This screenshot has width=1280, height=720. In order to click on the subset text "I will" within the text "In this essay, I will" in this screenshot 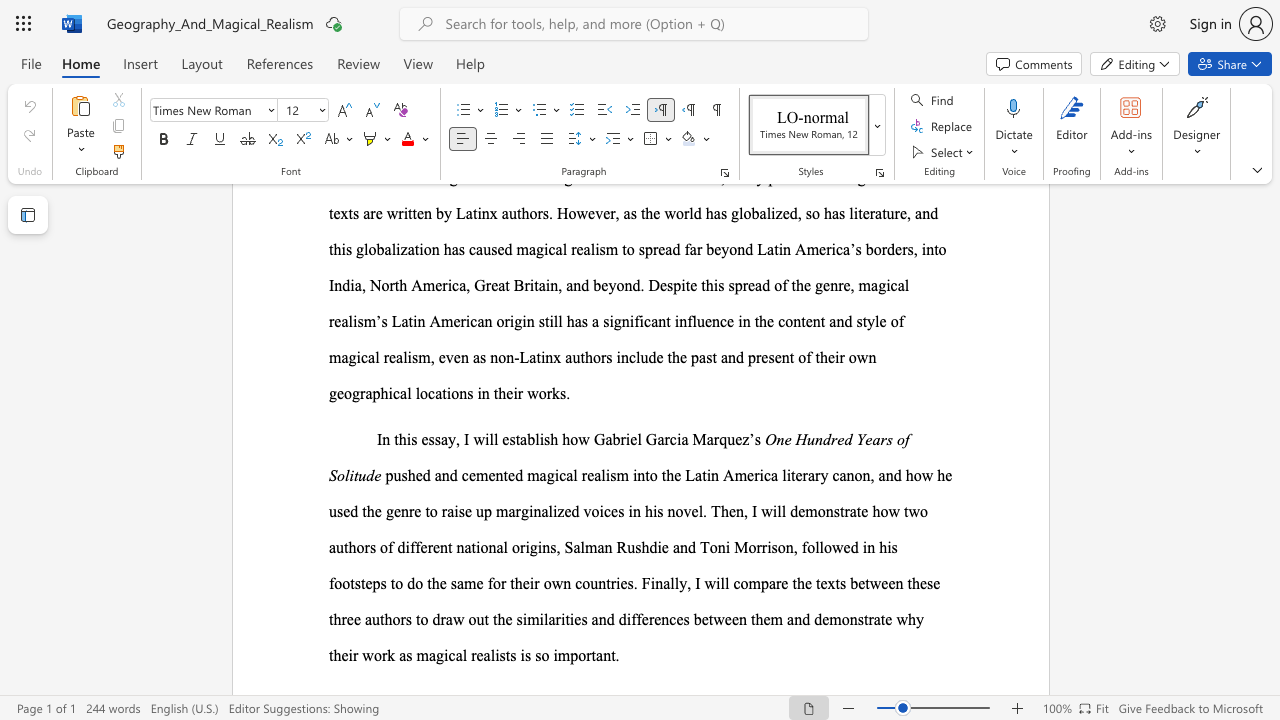, I will do `click(463, 438)`.